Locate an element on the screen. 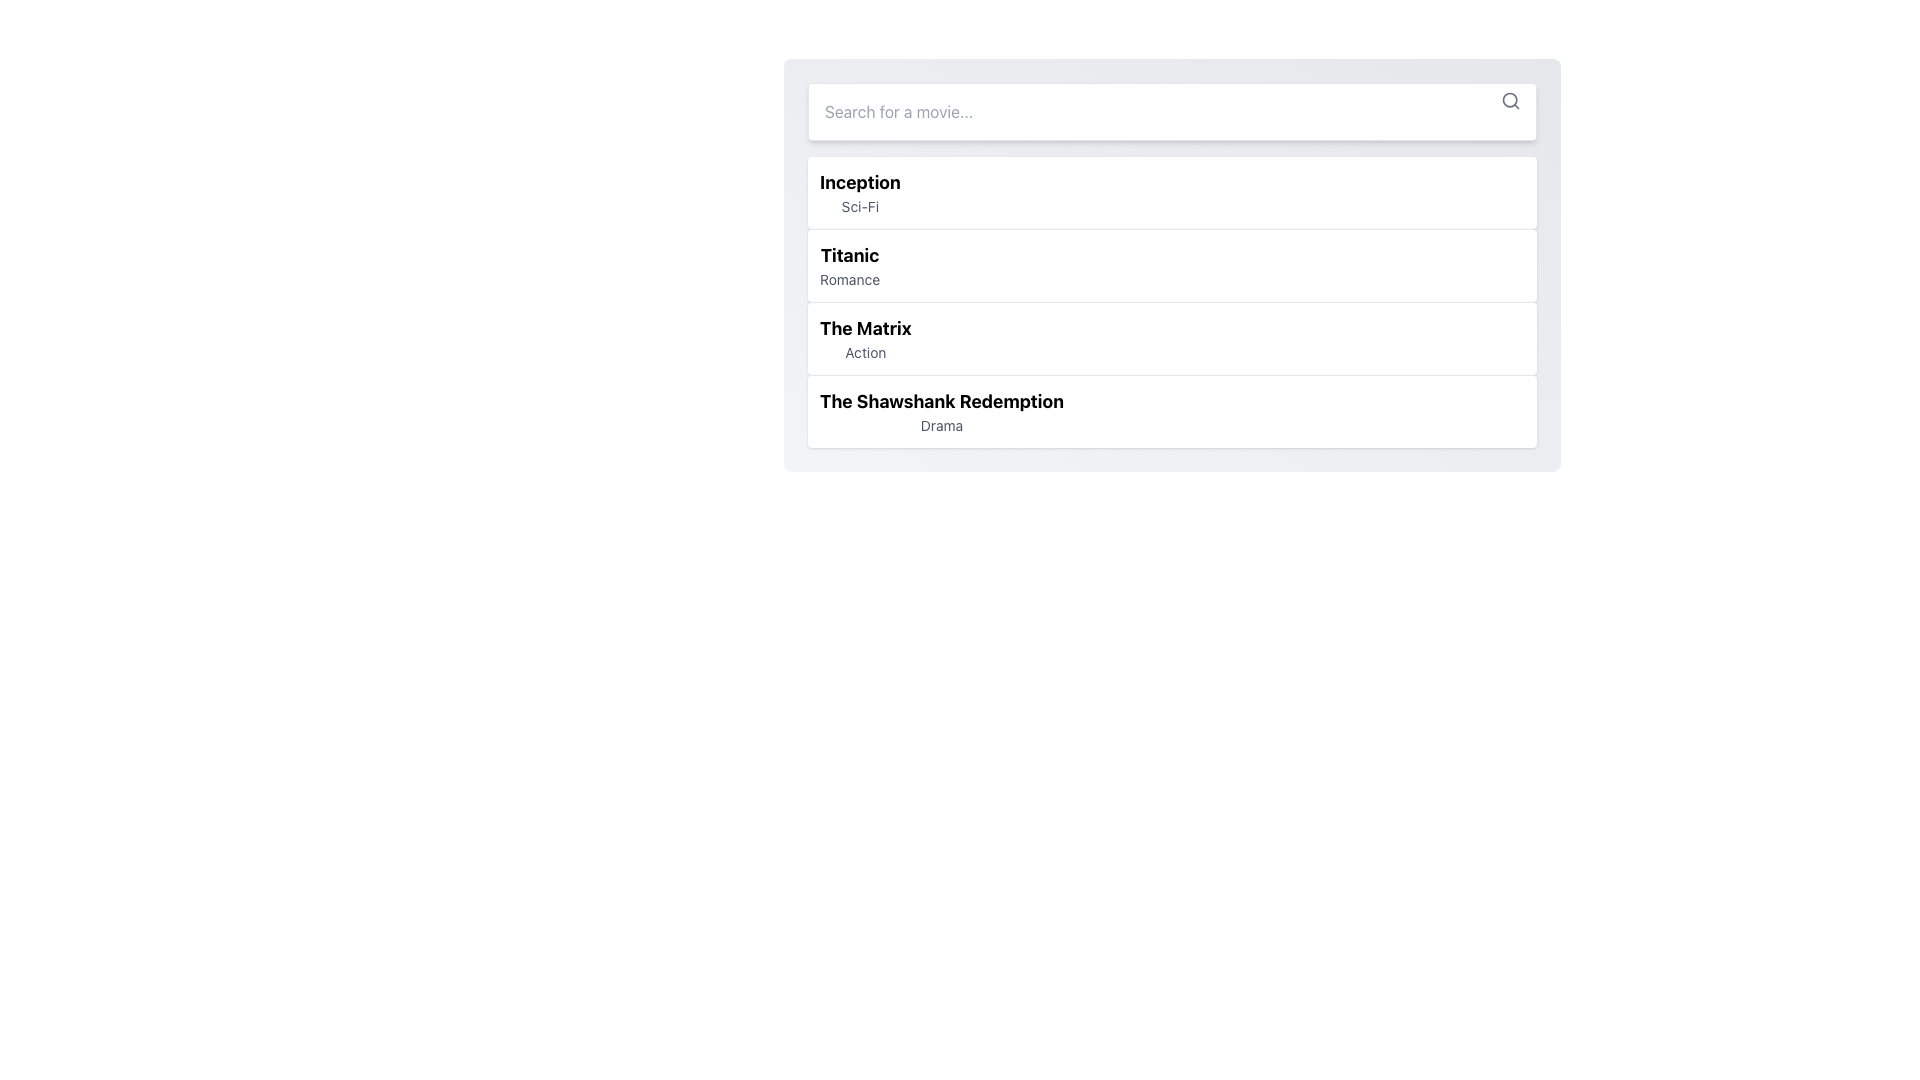  the list item titled 'The Shawshank Redemption' is located at coordinates (1172, 410).